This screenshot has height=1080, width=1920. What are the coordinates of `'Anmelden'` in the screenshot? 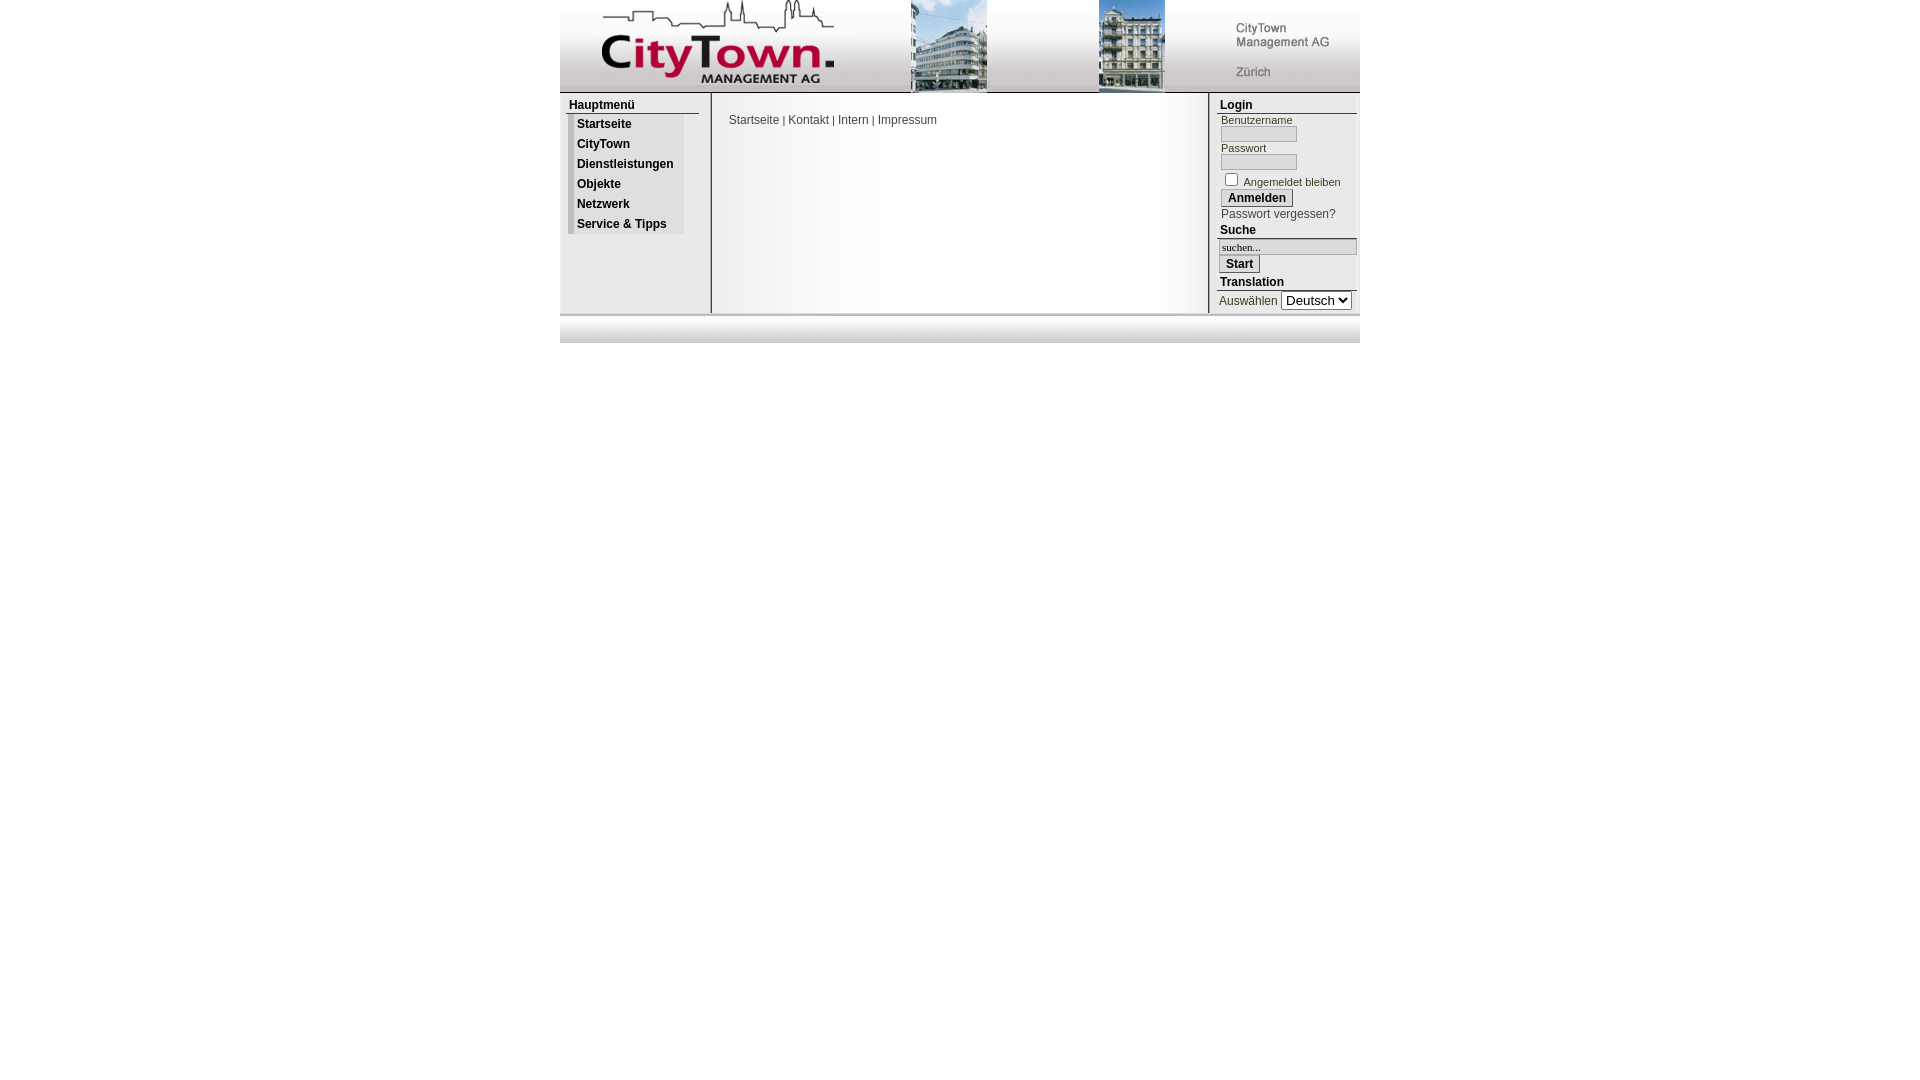 It's located at (1256, 197).